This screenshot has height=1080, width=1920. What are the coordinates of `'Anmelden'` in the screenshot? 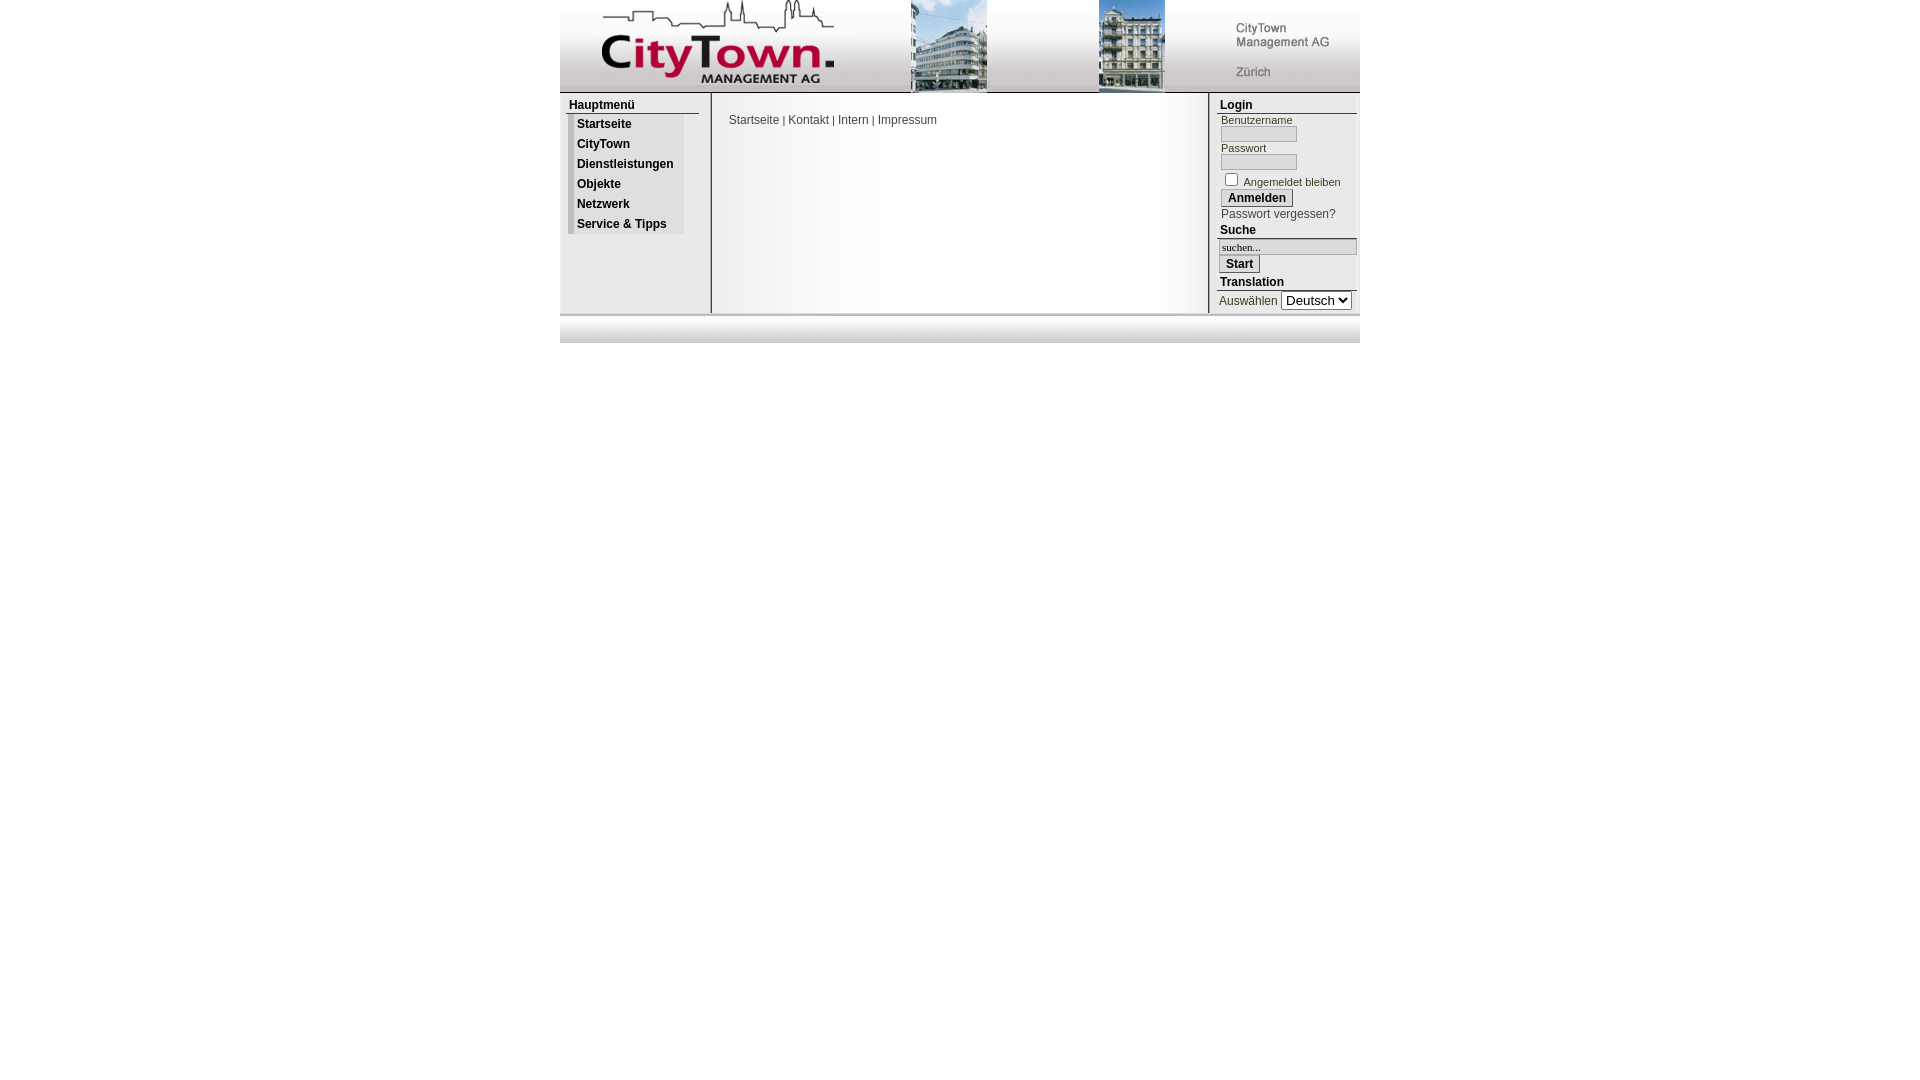 It's located at (1256, 197).